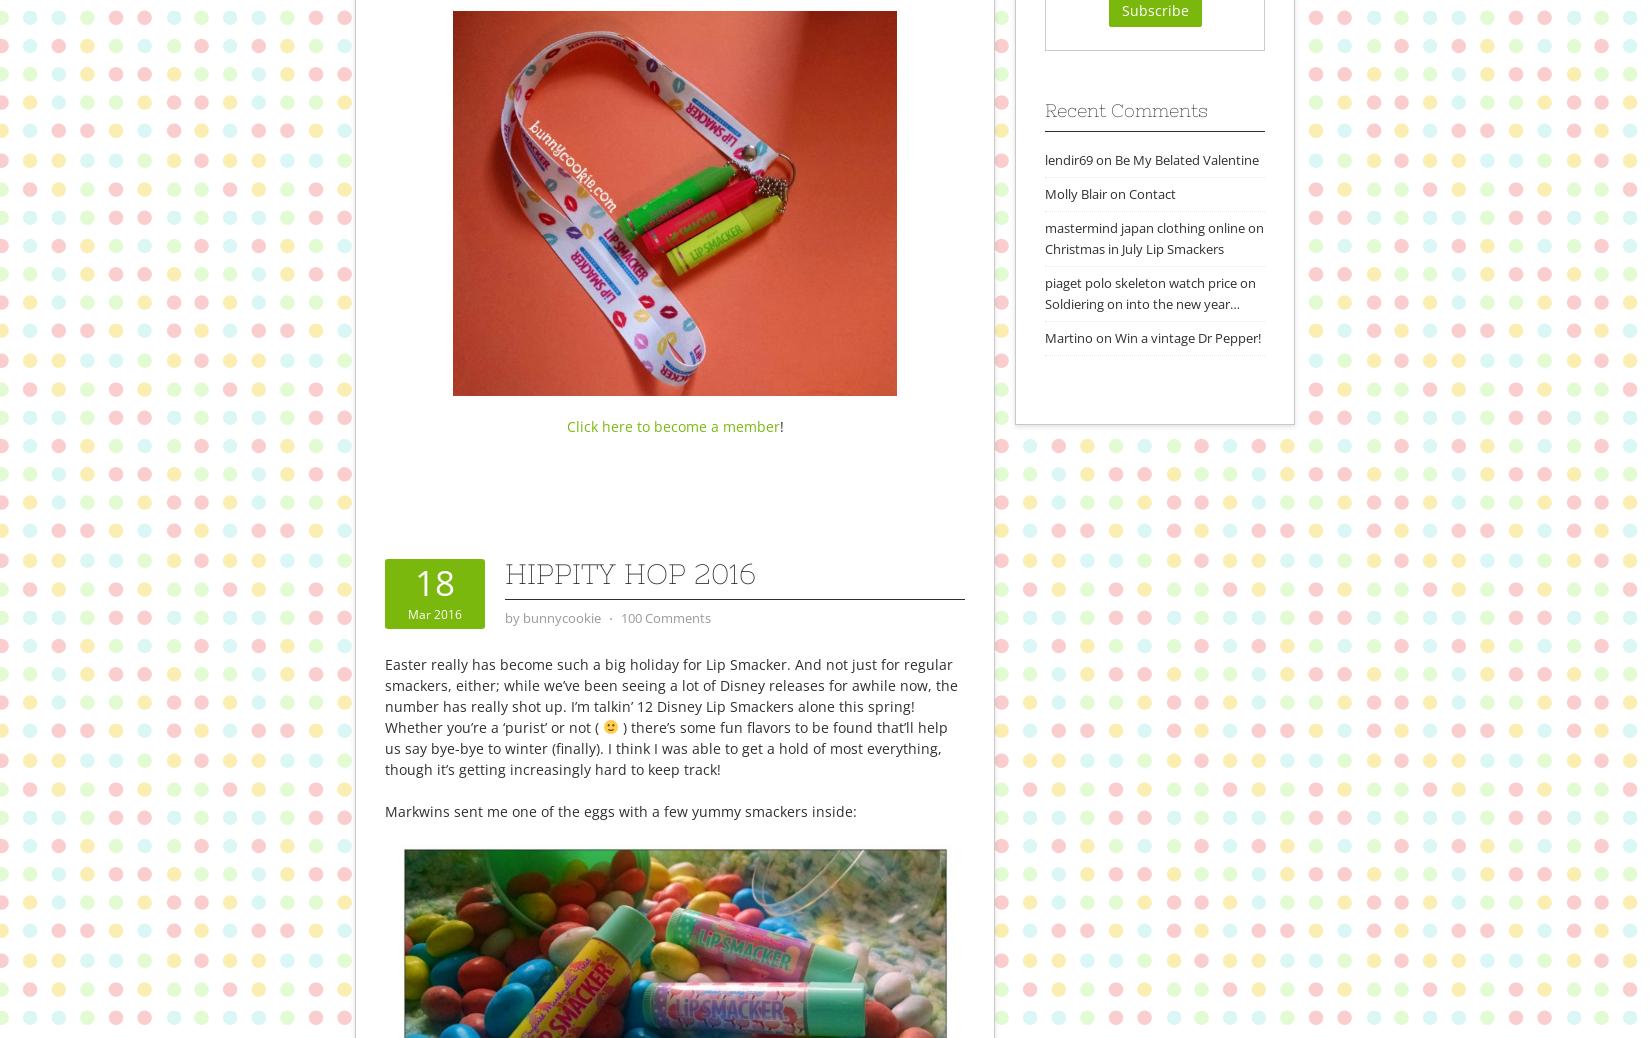 This screenshot has width=1650, height=1038. What do you see at coordinates (384, 746) in the screenshot?
I see `') there’s some fun flavors to be found that’ll help us say bye-bye to winter (finally). I think I was able to get a hold of most everything, though it’s getting increasingly hard to keep track!'` at bounding box center [384, 746].